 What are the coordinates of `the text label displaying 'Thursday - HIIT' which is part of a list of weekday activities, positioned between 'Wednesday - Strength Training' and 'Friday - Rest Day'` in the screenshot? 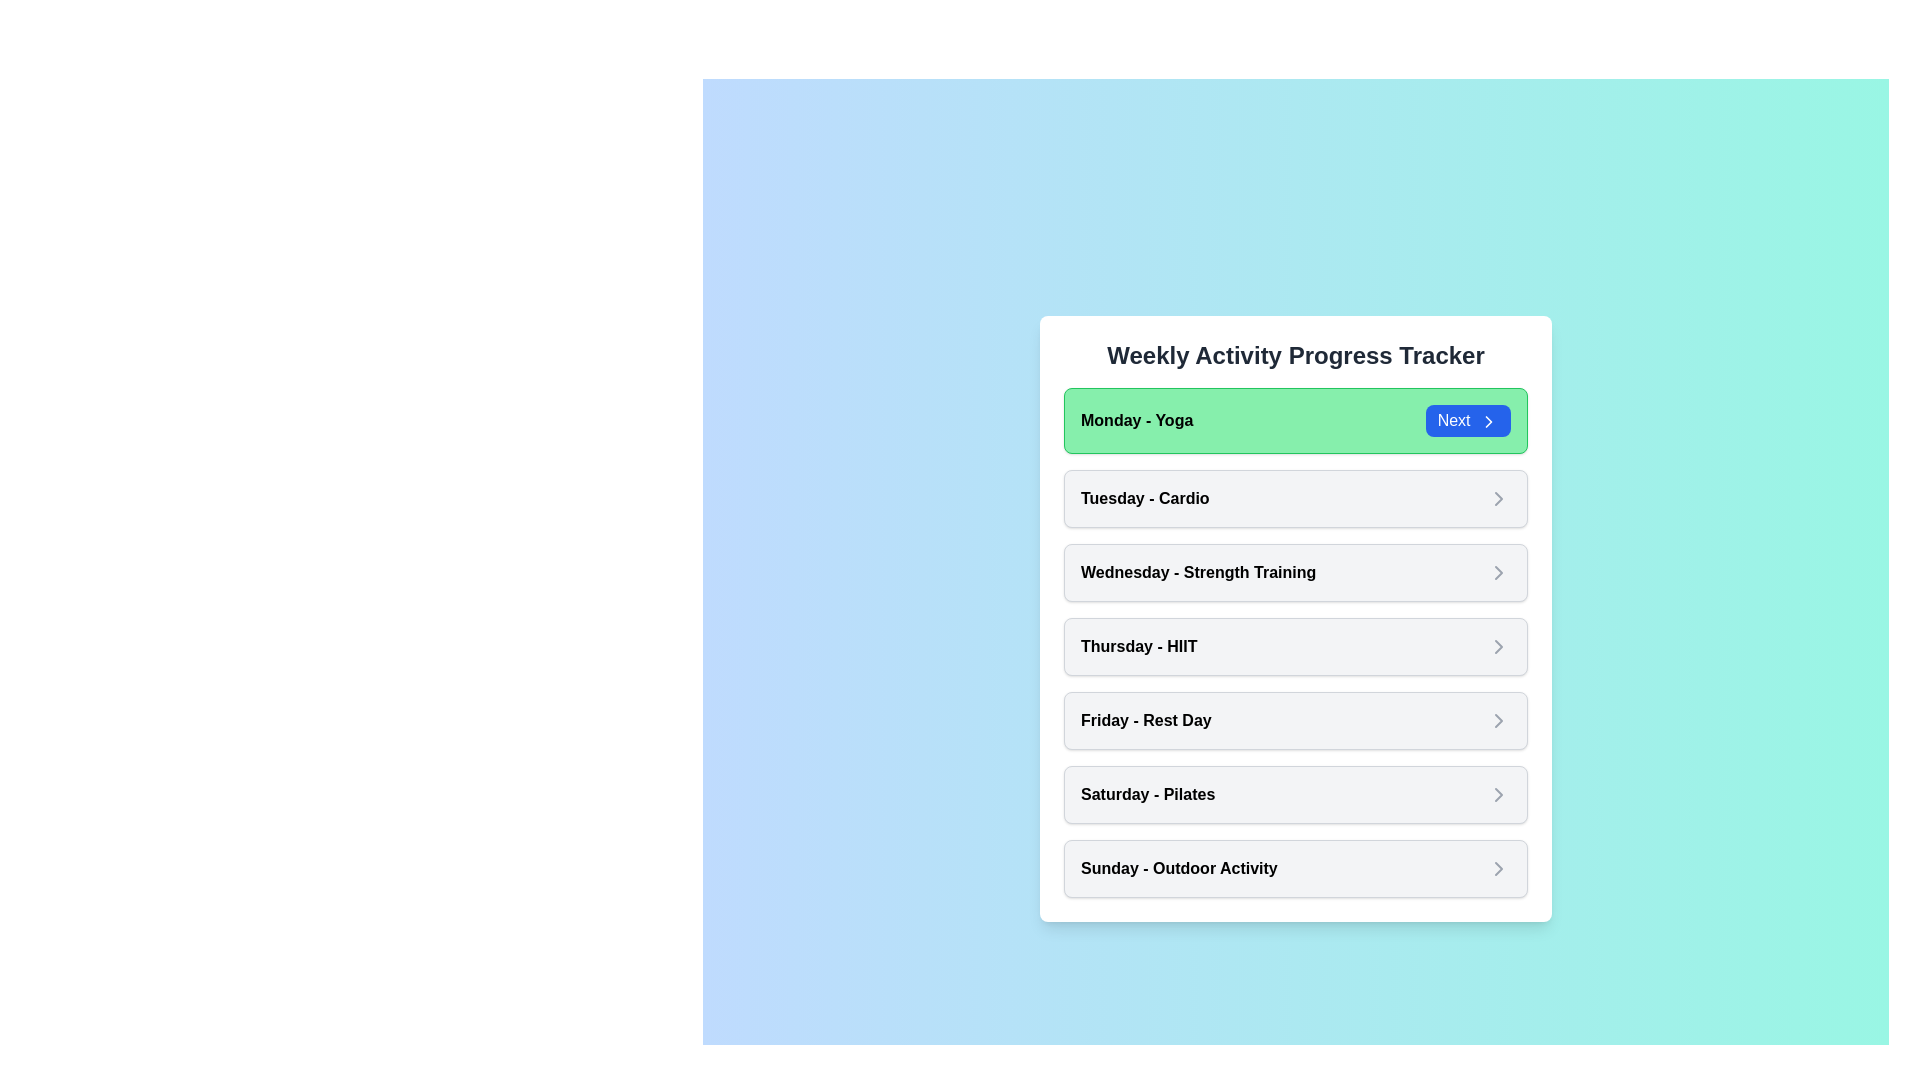 It's located at (1139, 647).